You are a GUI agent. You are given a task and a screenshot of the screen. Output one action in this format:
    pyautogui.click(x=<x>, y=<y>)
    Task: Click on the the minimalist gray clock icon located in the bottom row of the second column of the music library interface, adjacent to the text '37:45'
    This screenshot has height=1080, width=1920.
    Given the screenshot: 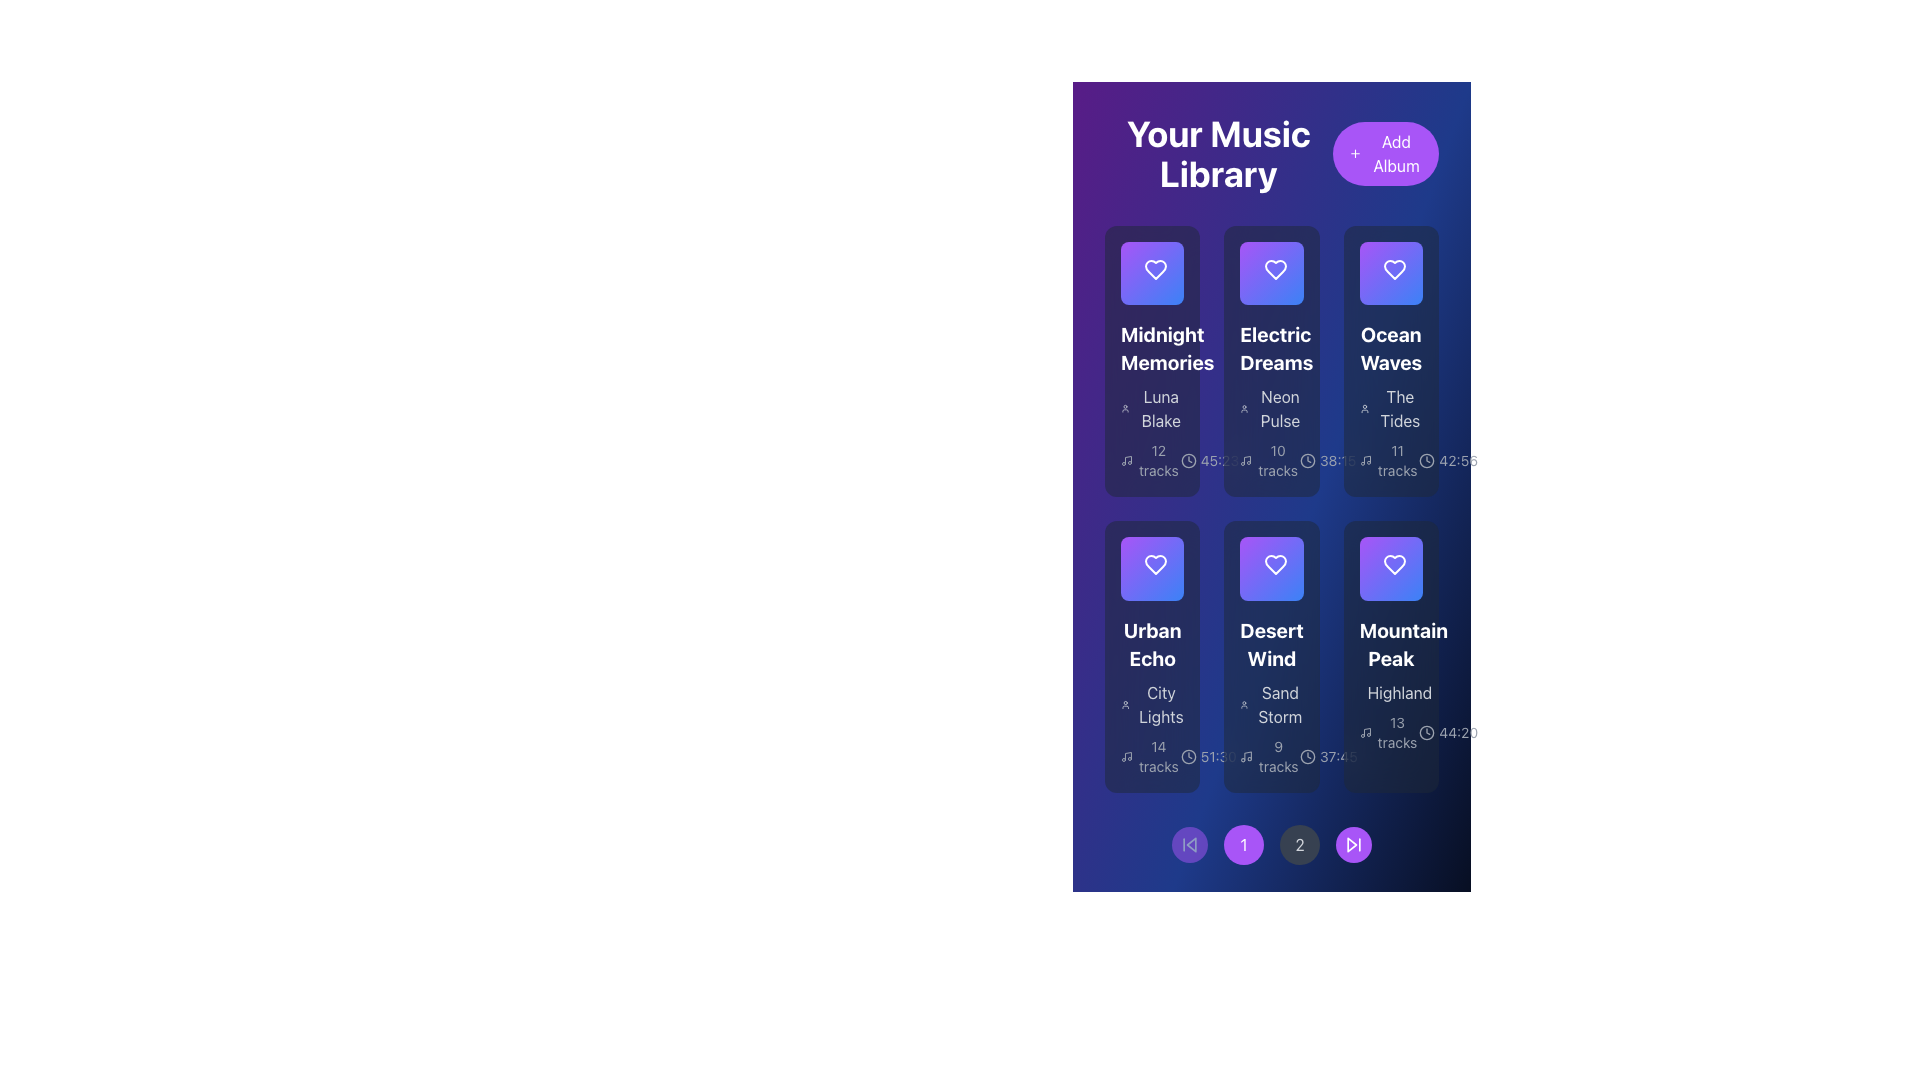 What is the action you would take?
    pyautogui.click(x=1308, y=756)
    